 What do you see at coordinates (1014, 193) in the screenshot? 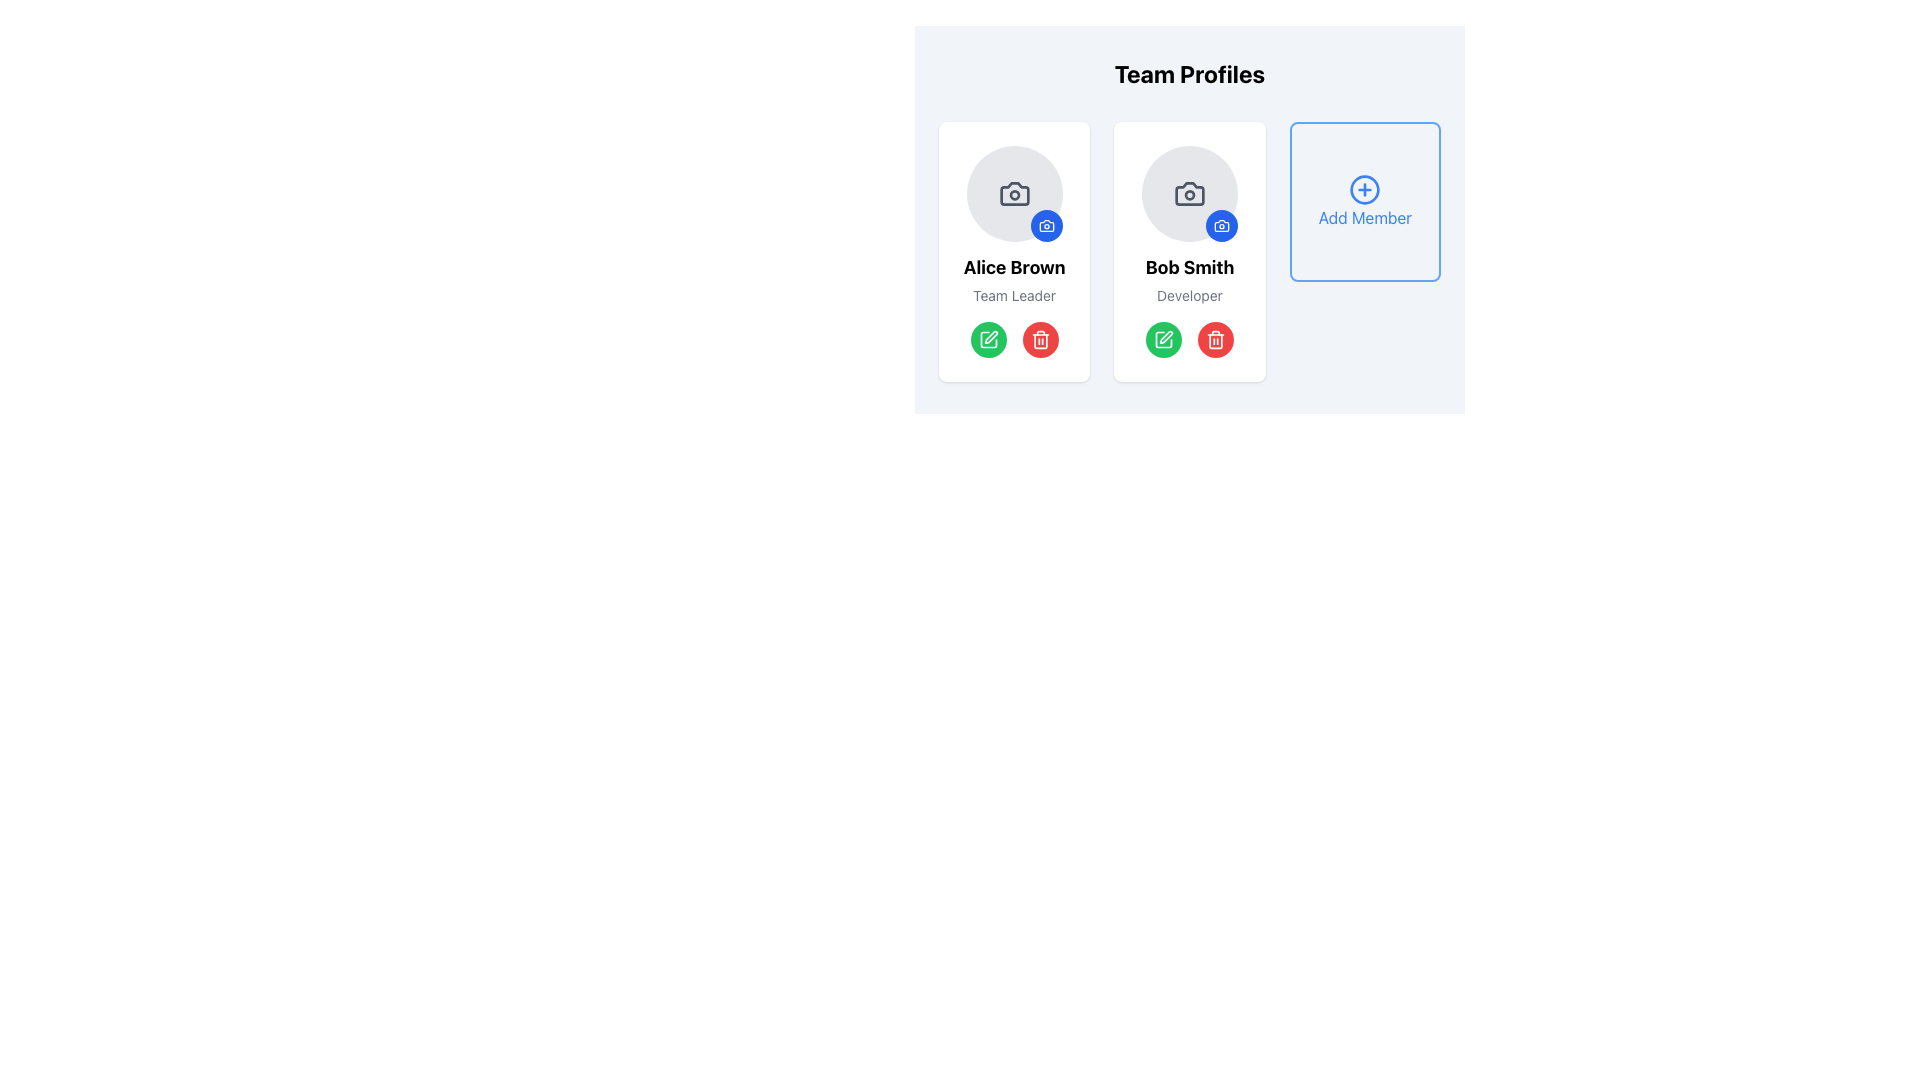
I see `the profile picture icon located in the second profile card from the left, positioned centrally within the circular avatar area` at bounding box center [1014, 193].